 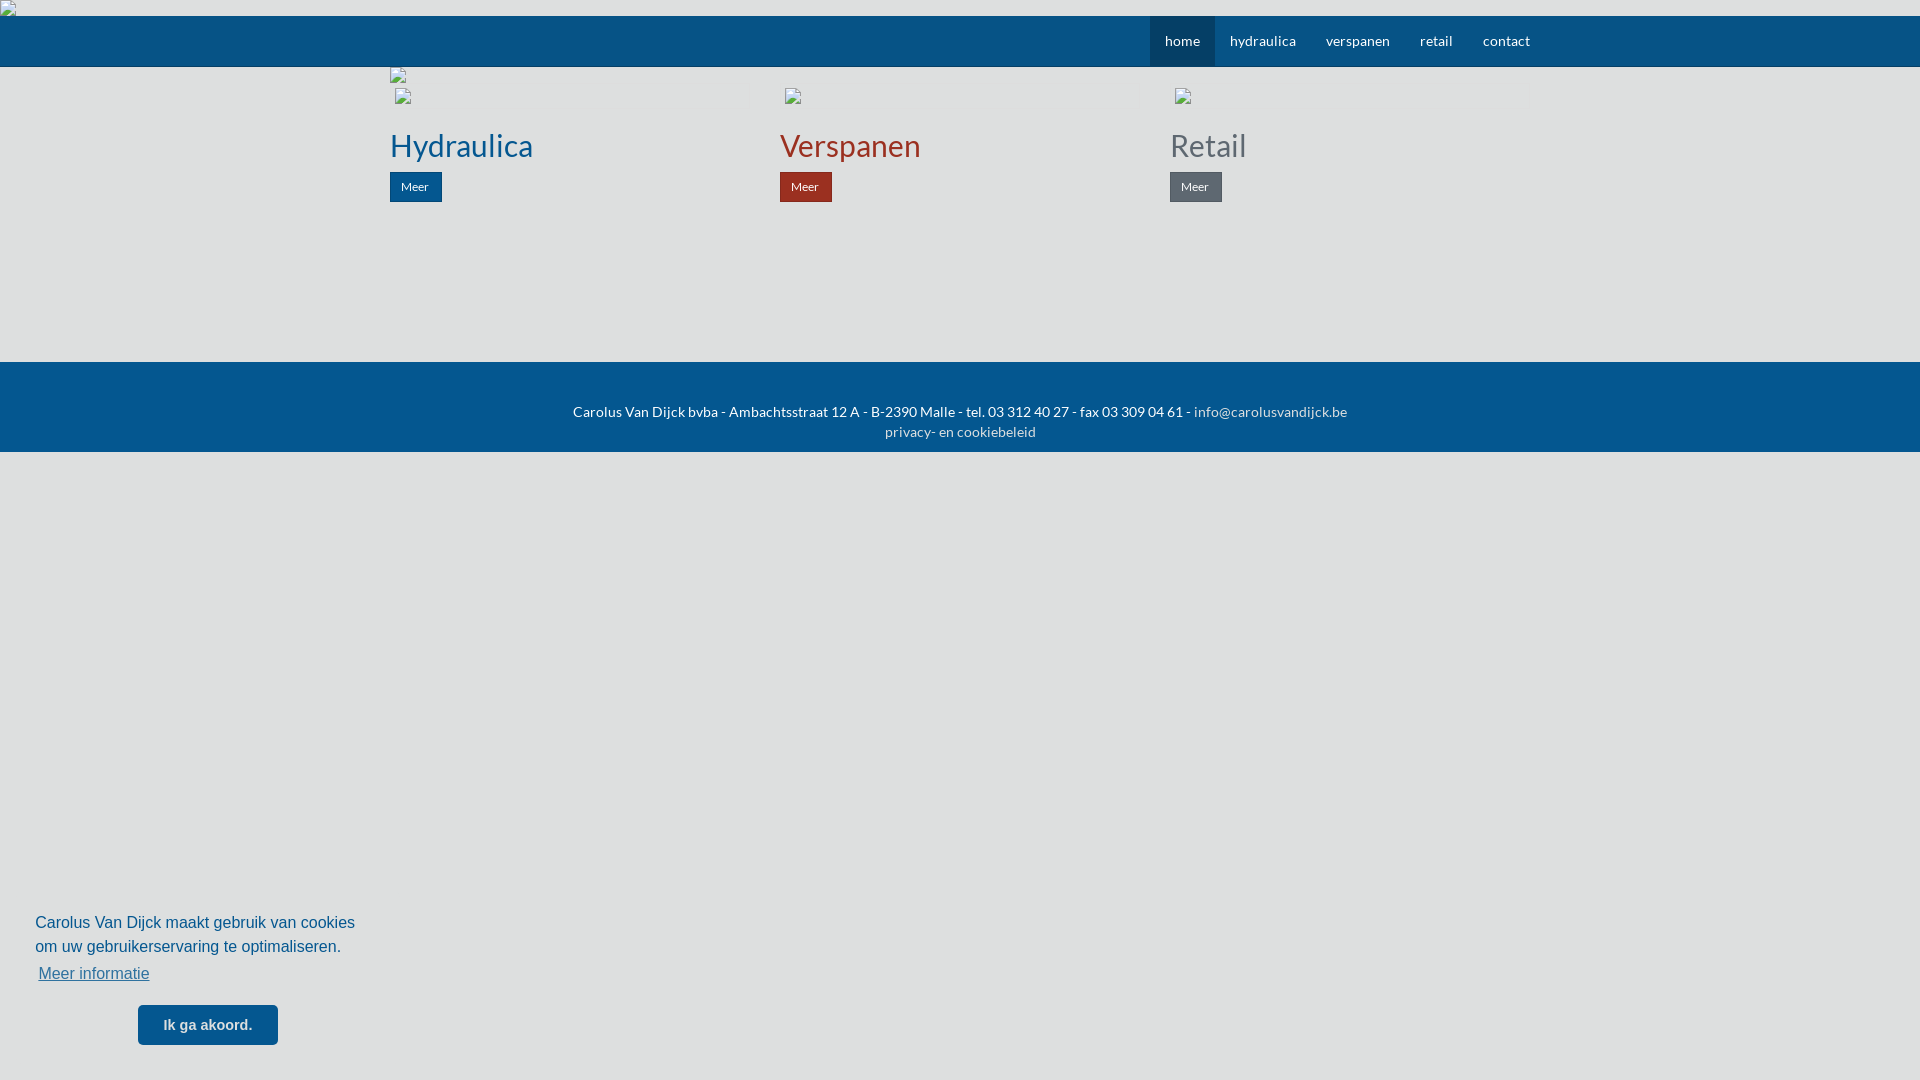 I want to click on 'privacy- en cookiebeleid', so click(x=882, y=430).